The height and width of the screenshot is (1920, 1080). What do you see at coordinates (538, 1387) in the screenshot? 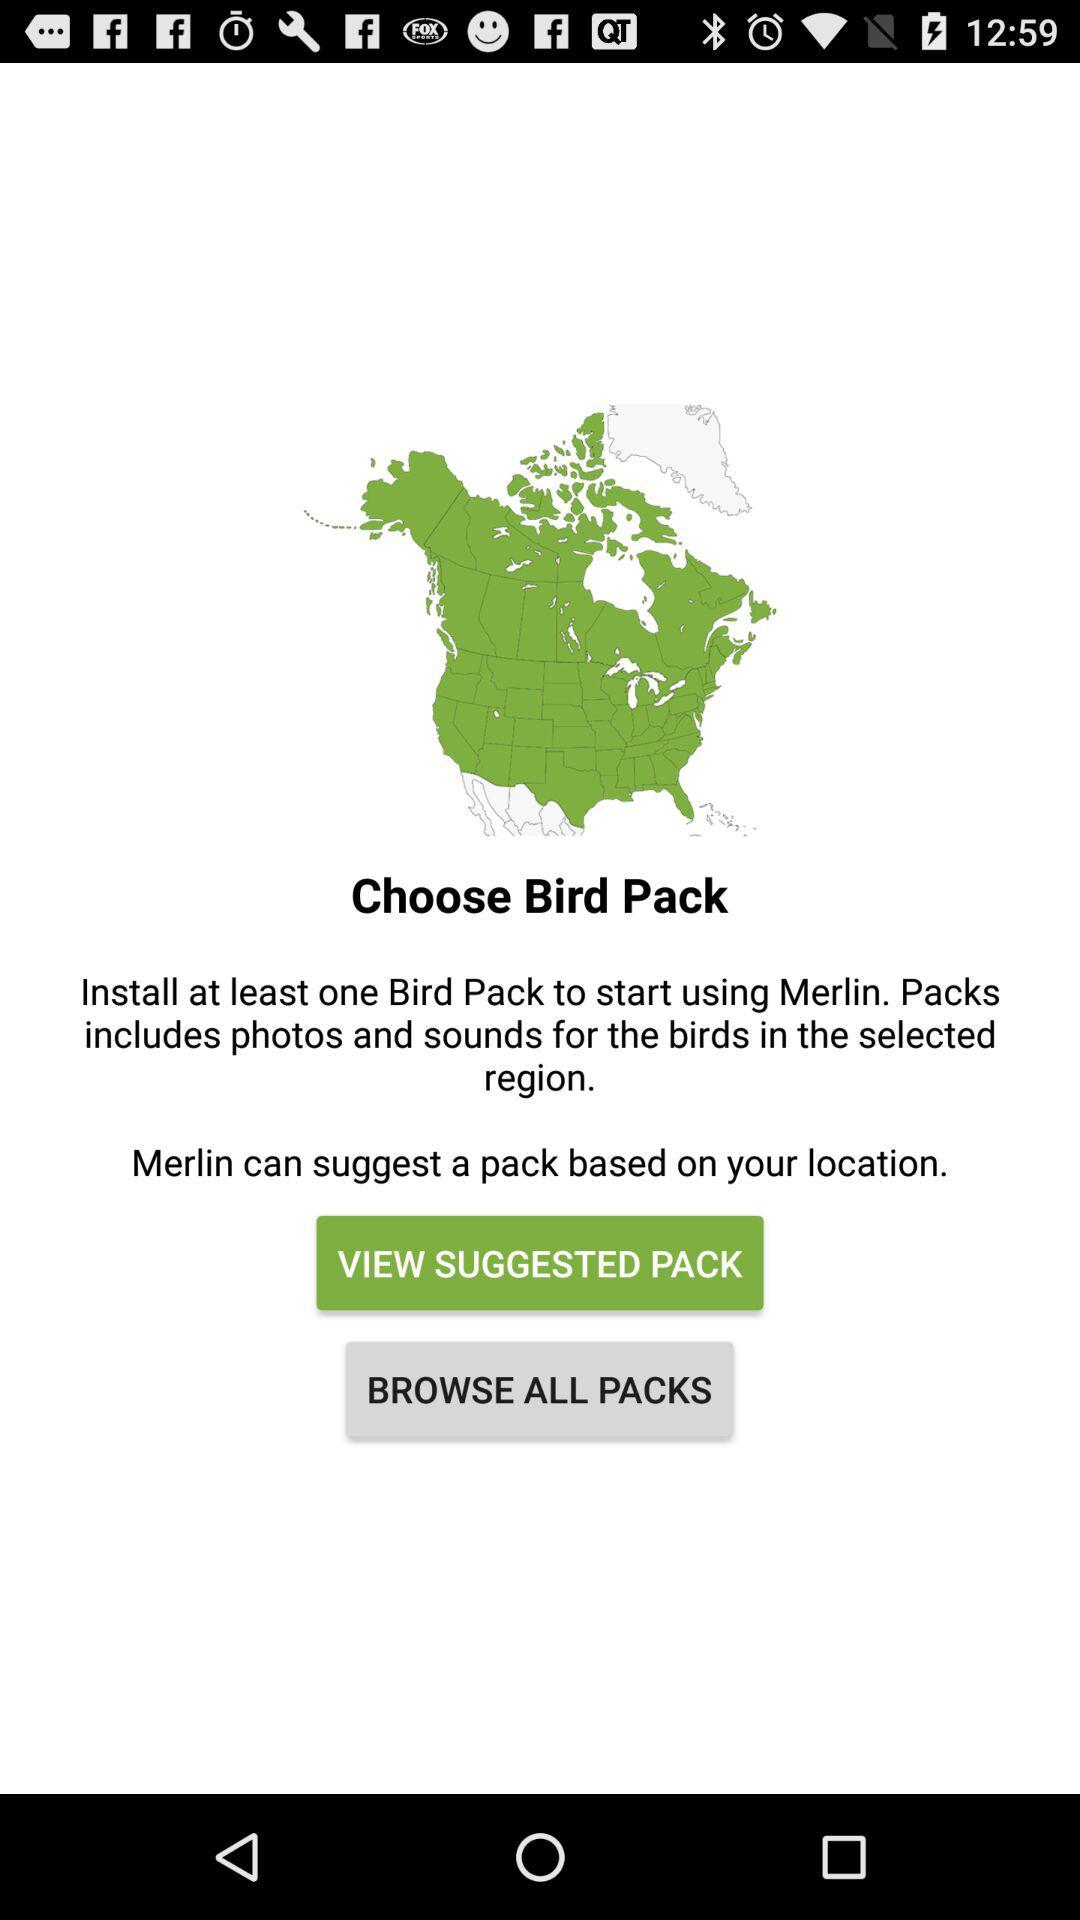
I see `item below view suggested pack icon` at bounding box center [538, 1387].